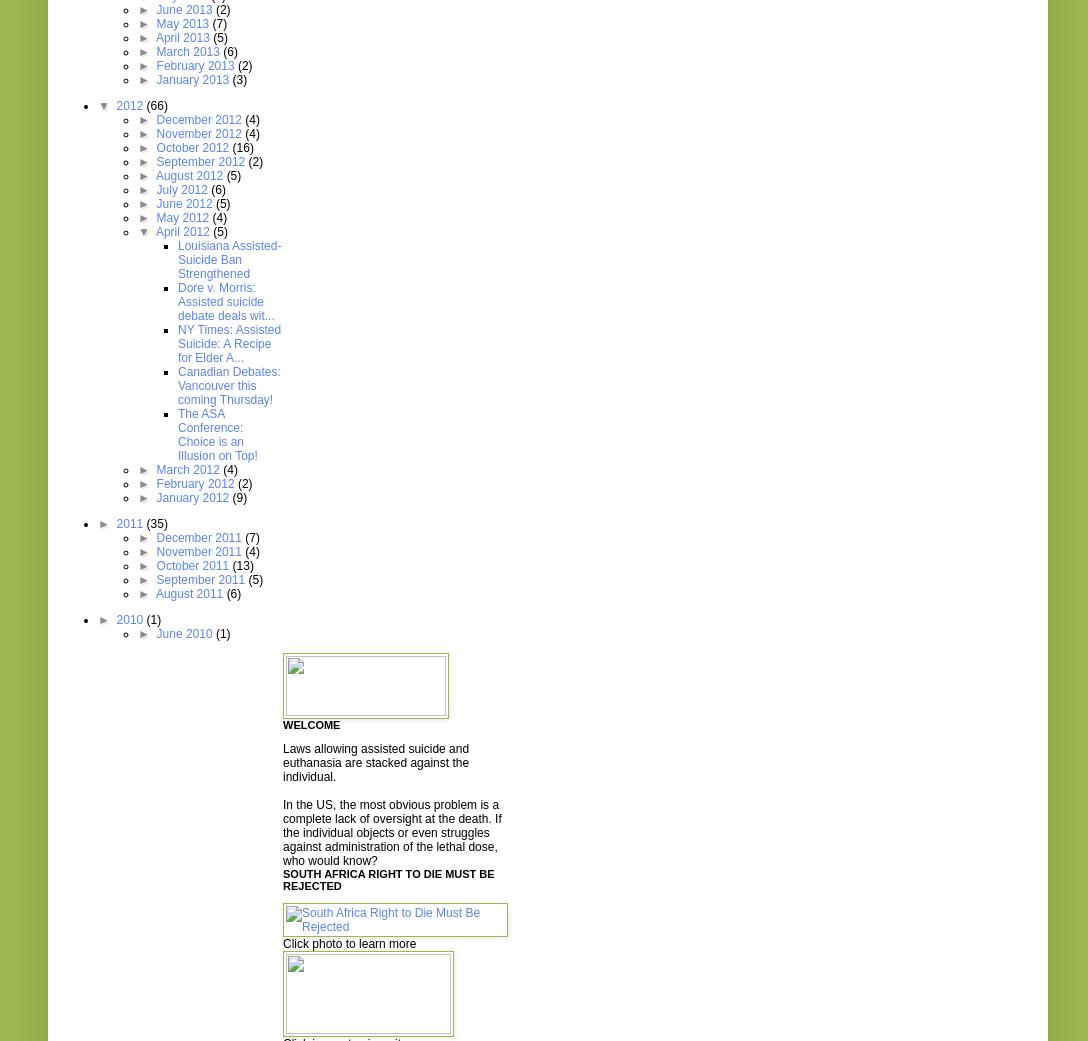  Describe the element at coordinates (115, 105) in the screenshot. I see `'2012'` at that location.